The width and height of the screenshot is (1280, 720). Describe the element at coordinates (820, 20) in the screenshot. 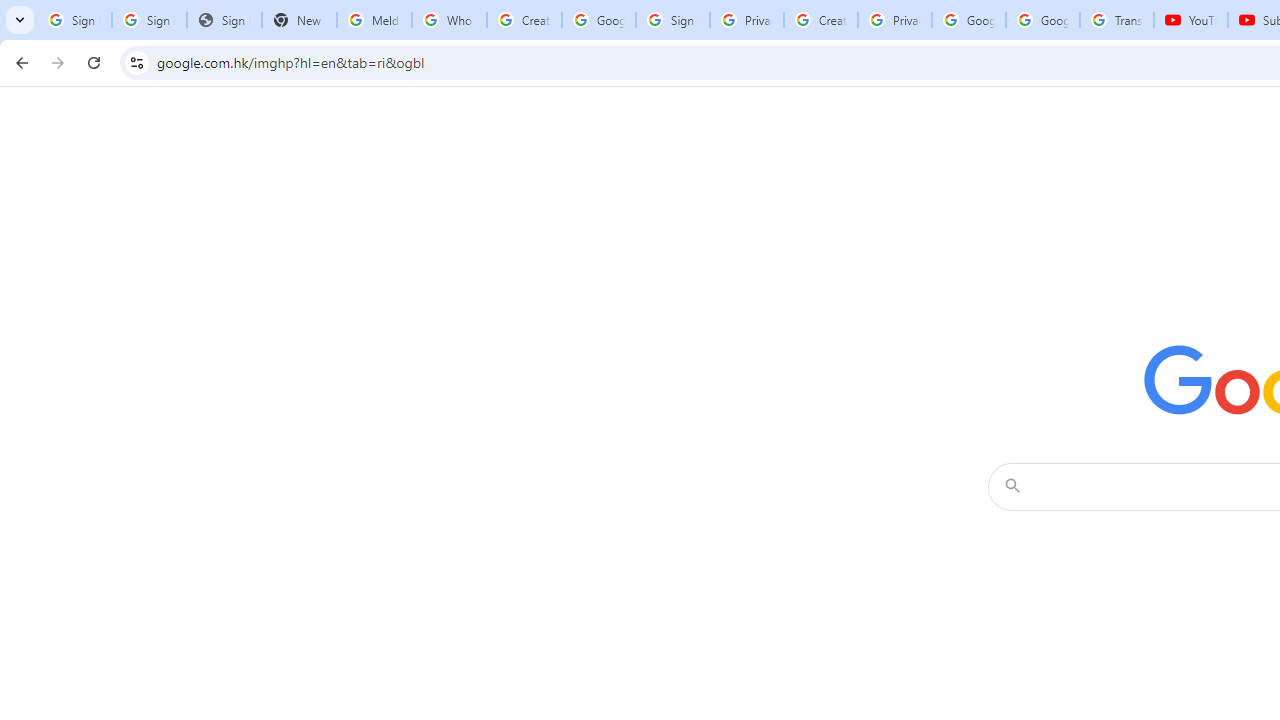

I see `'Create your Google Account'` at that location.